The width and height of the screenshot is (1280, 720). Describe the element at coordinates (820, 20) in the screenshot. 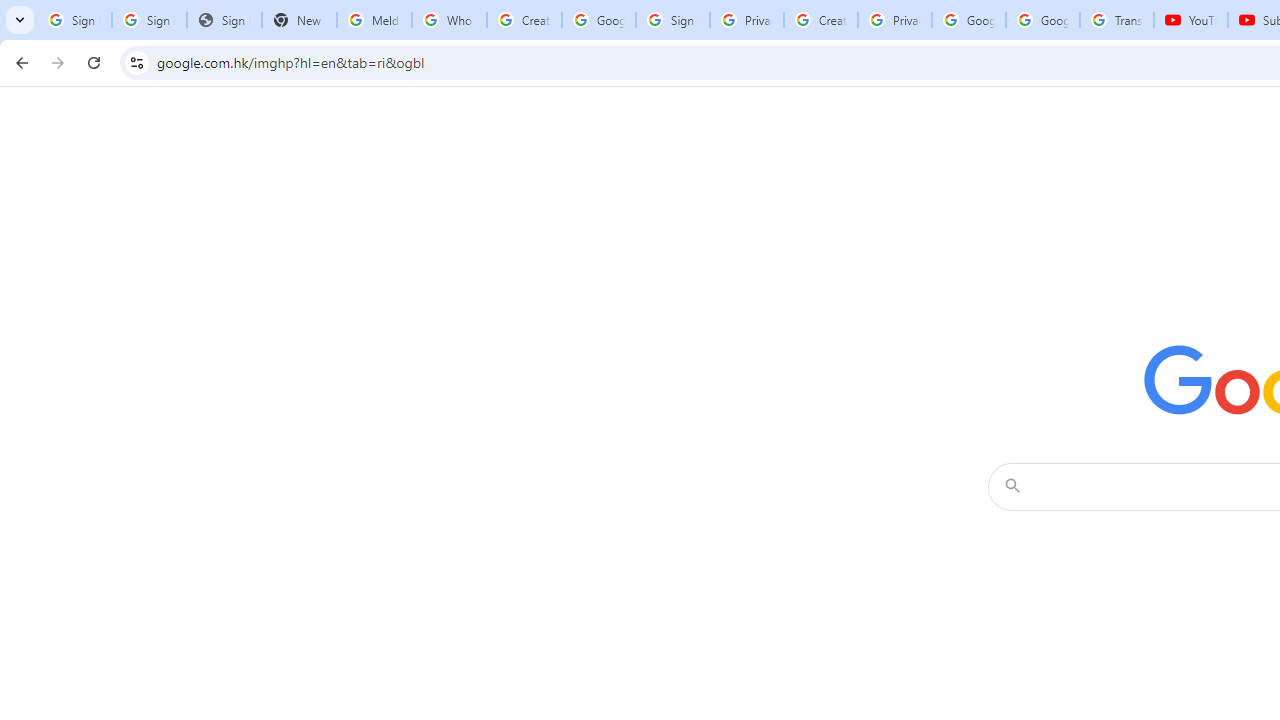

I see `'Create your Google Account'` at that location.